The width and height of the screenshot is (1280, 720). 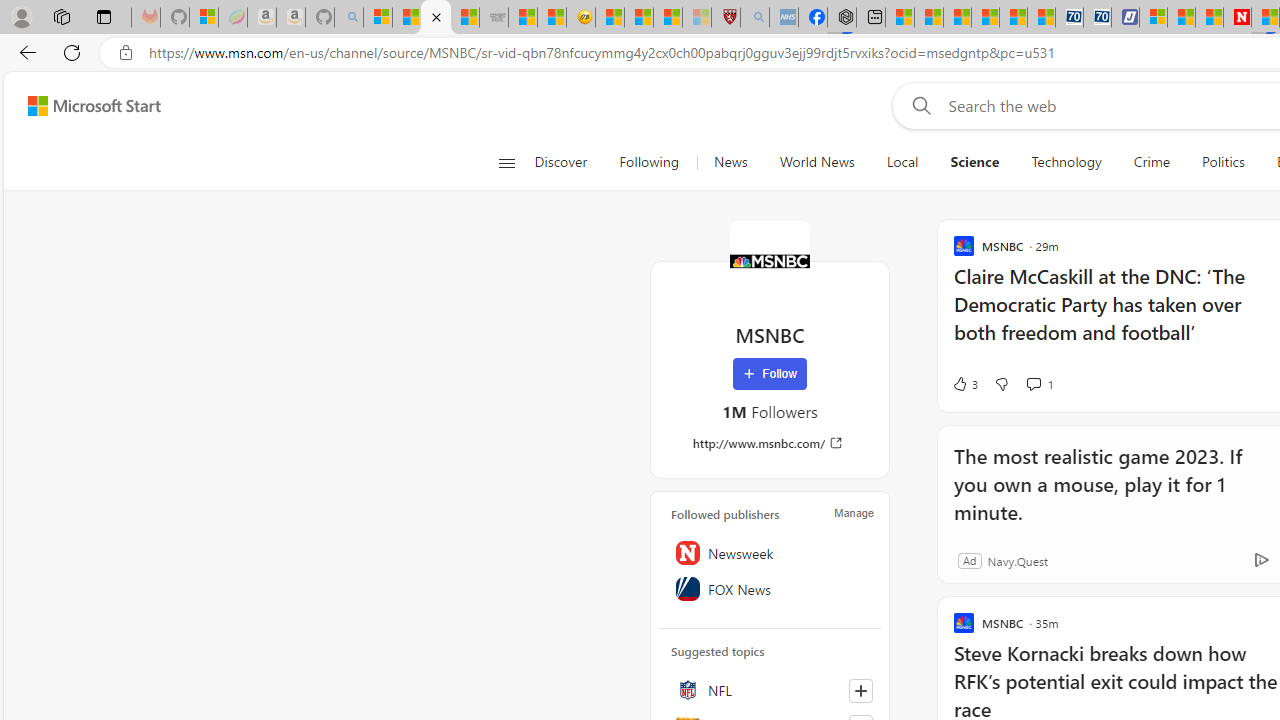 What do you see at coordinates (86, 105) in the screenshot?
I see `'Skip to content'` at bounding box center [86, 105].